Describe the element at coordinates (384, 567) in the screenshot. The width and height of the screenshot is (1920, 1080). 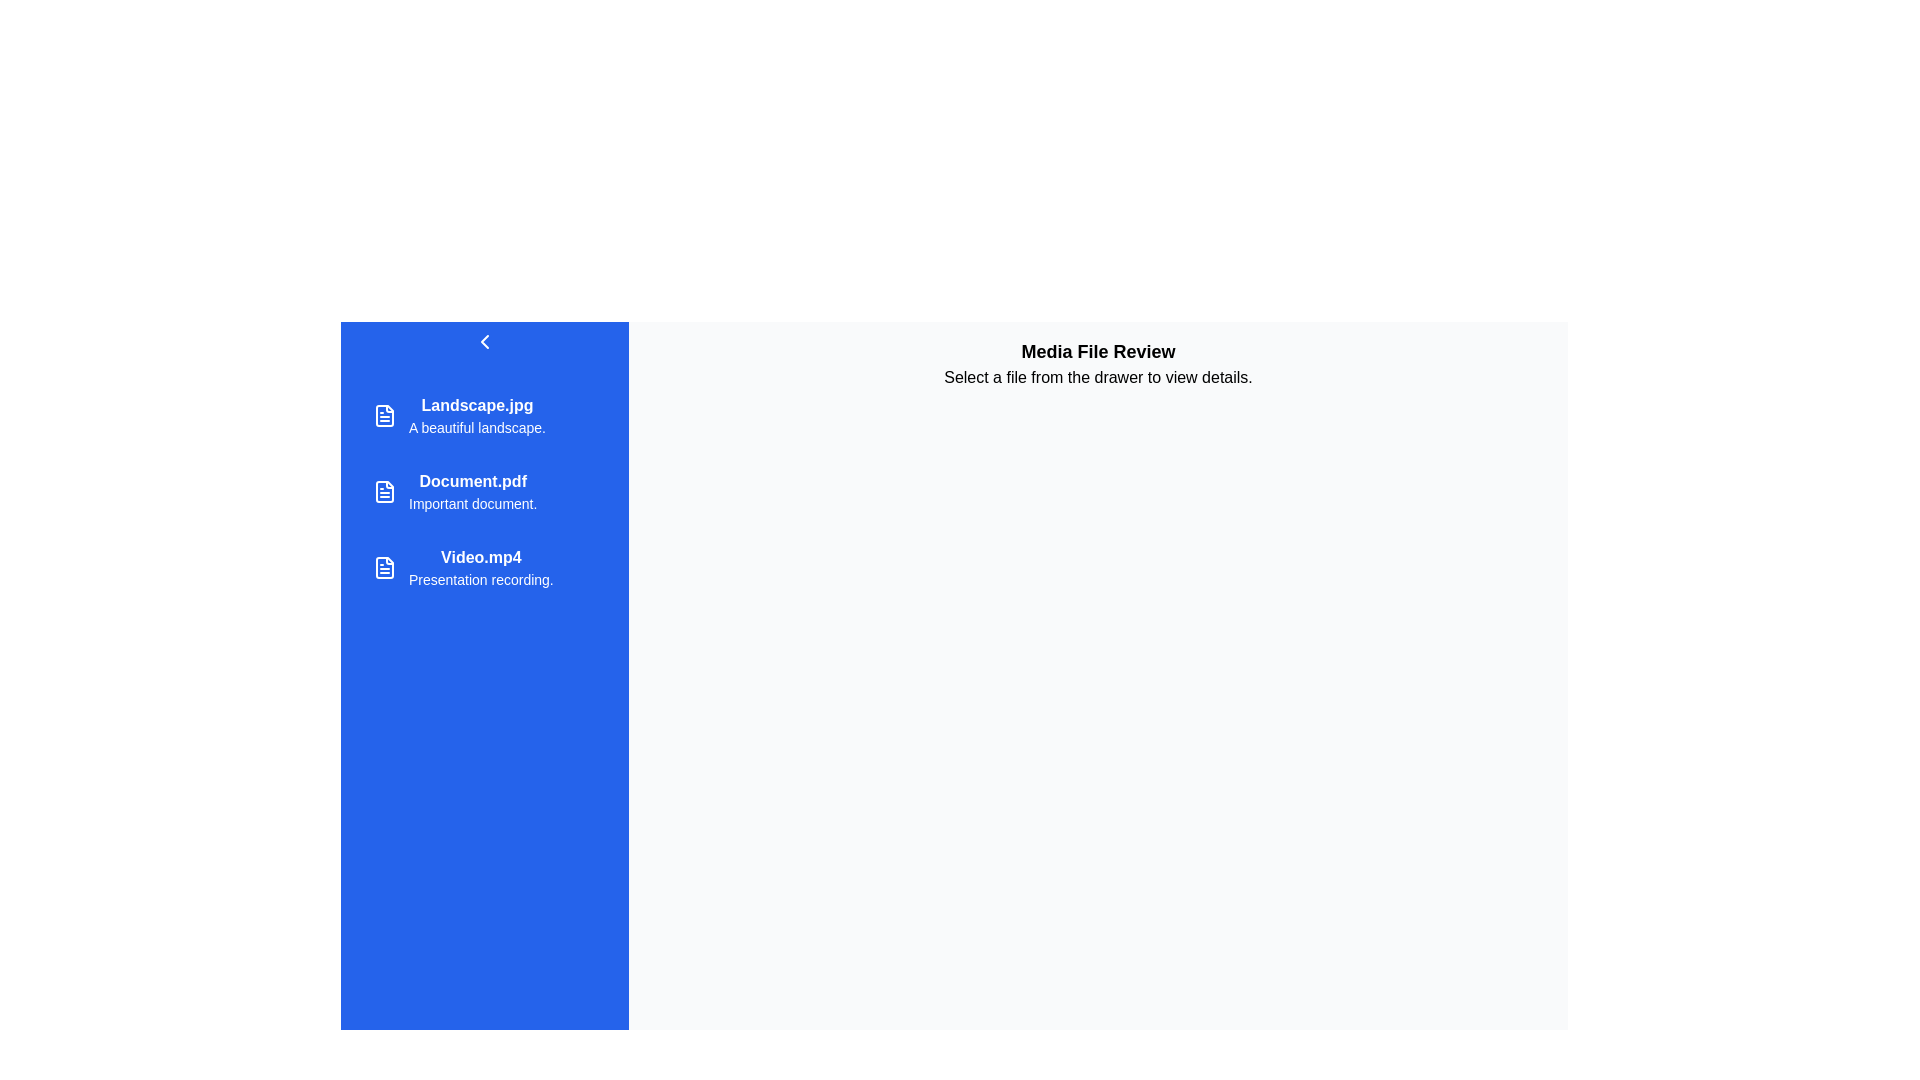
I see `the document icon representing the 'Video.mp4' file located in the left blue column` at that location.